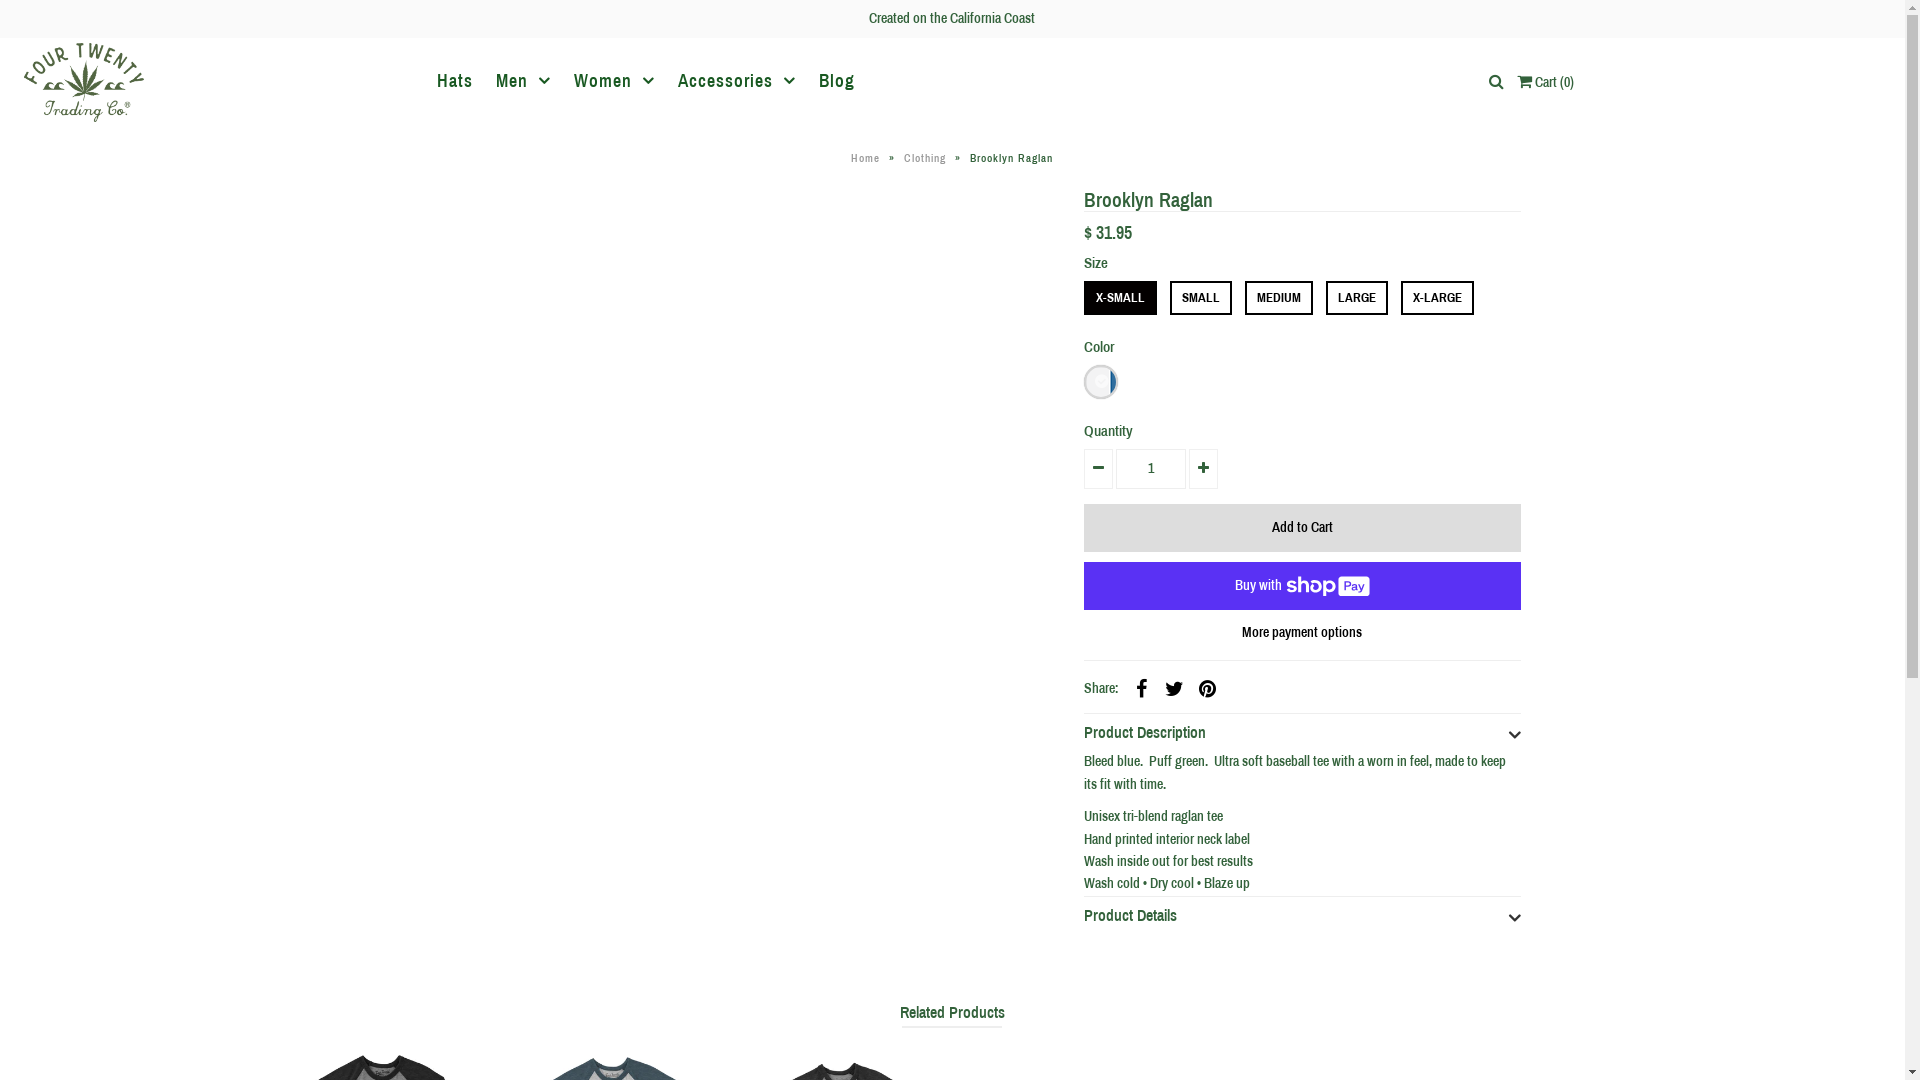  What do you see at coordinates (950, 18) in the screenshot?
I see `'Created on the California Coast'` at bounding box center [950, 18].